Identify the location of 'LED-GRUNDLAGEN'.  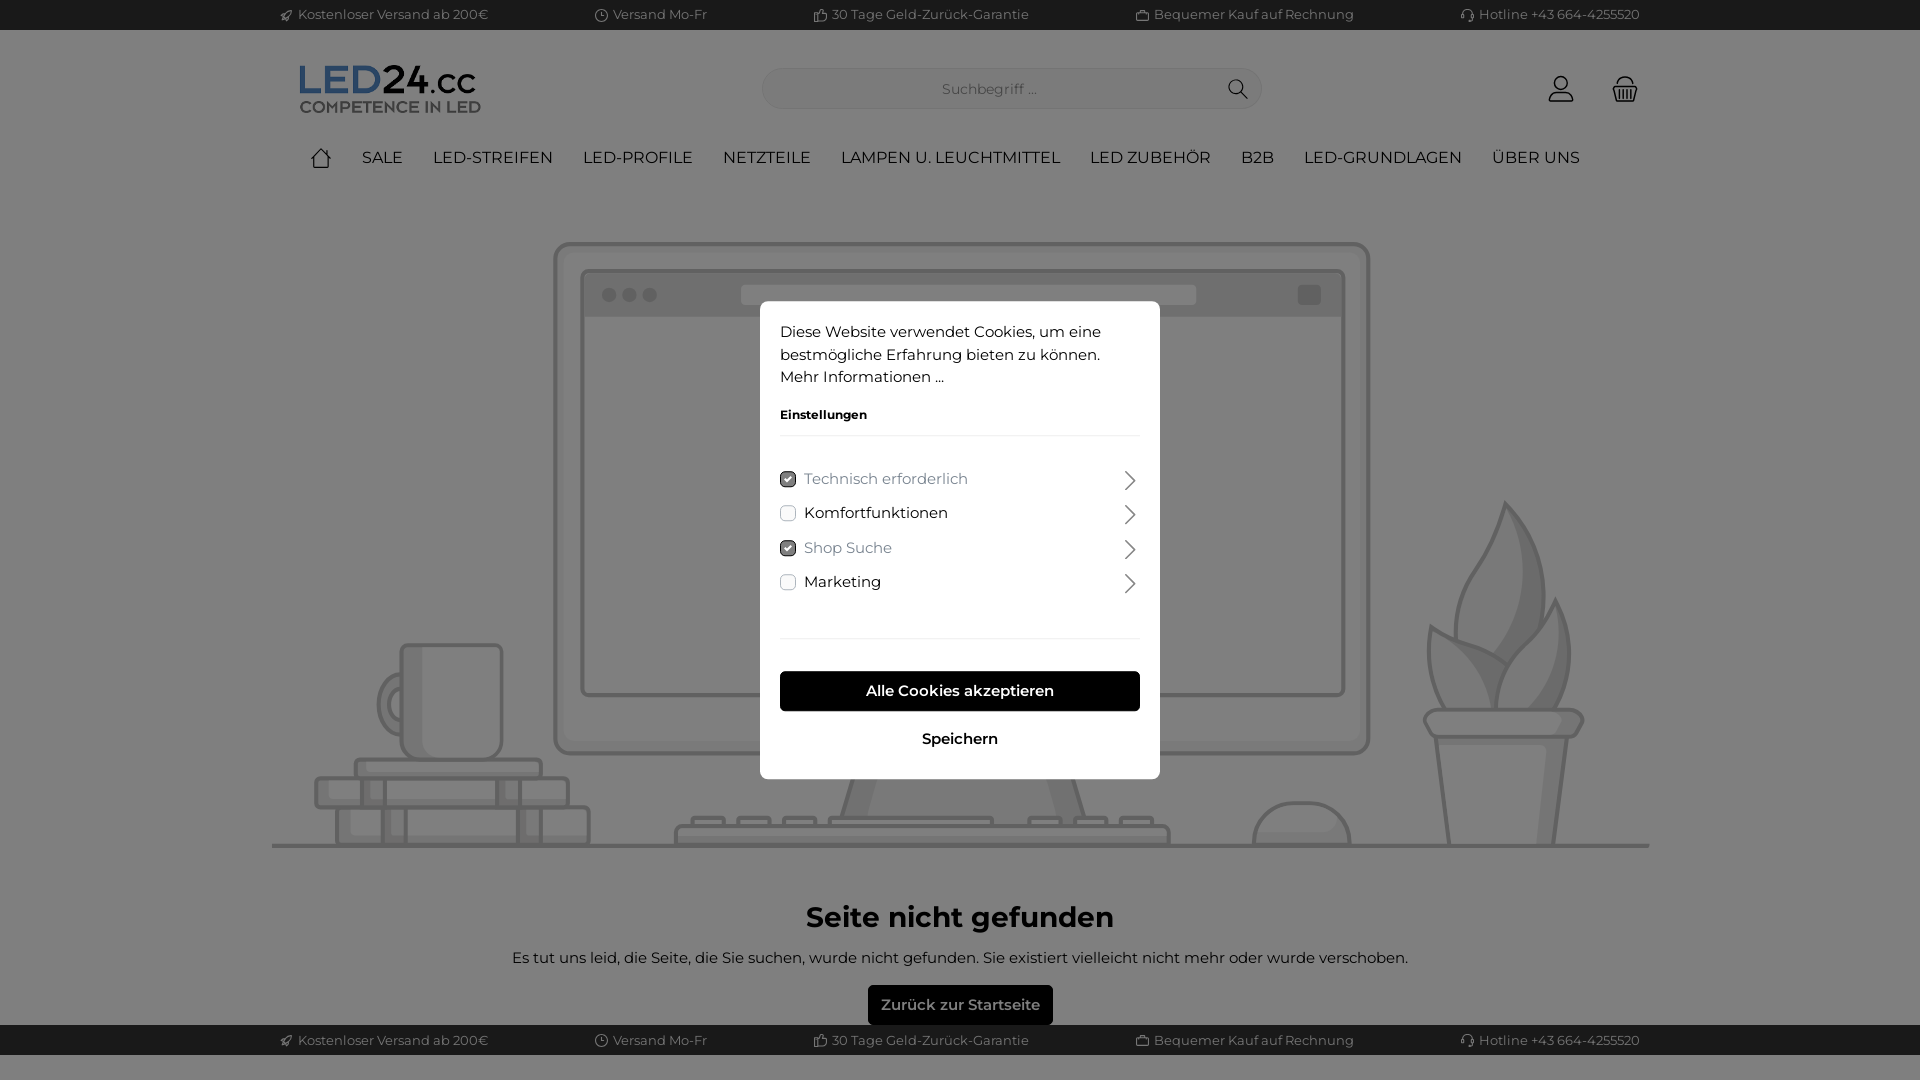
(1396, 157).